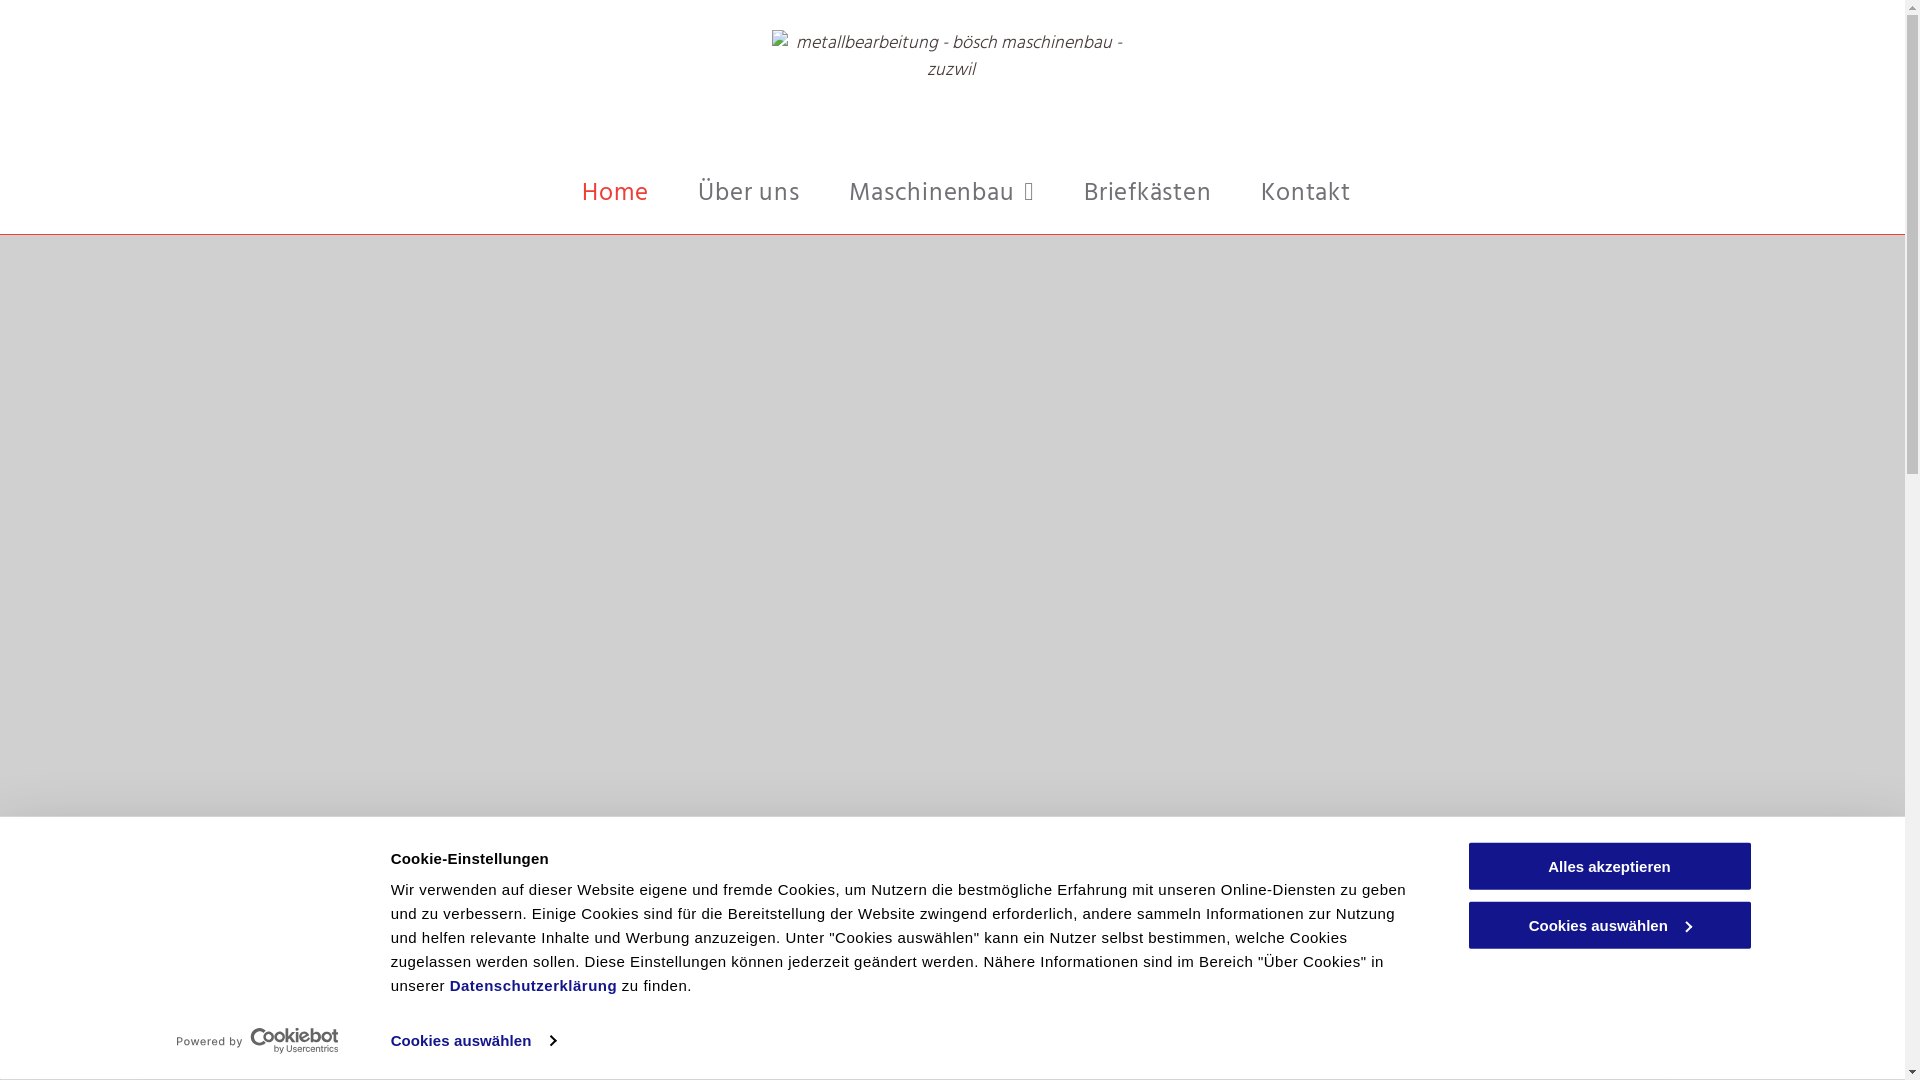 The width and height of the screenshot is (1920, 1080). Describe the element at coordinates (940, 195) in the screenshot. I see `'Maschinenbau'` at that location.